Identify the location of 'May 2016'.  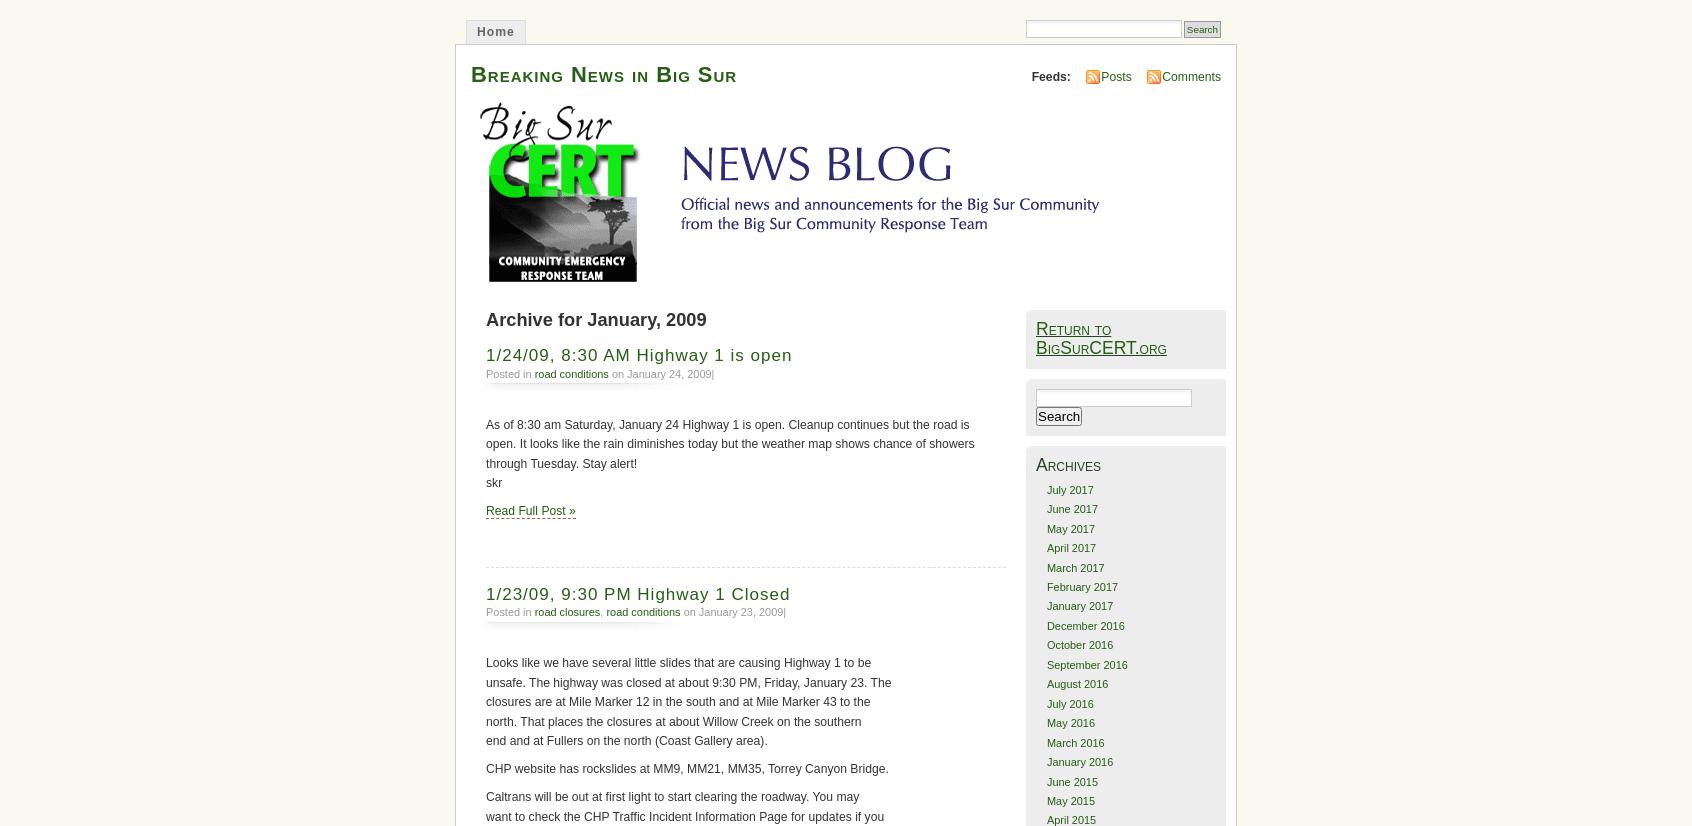
(1044, 722).